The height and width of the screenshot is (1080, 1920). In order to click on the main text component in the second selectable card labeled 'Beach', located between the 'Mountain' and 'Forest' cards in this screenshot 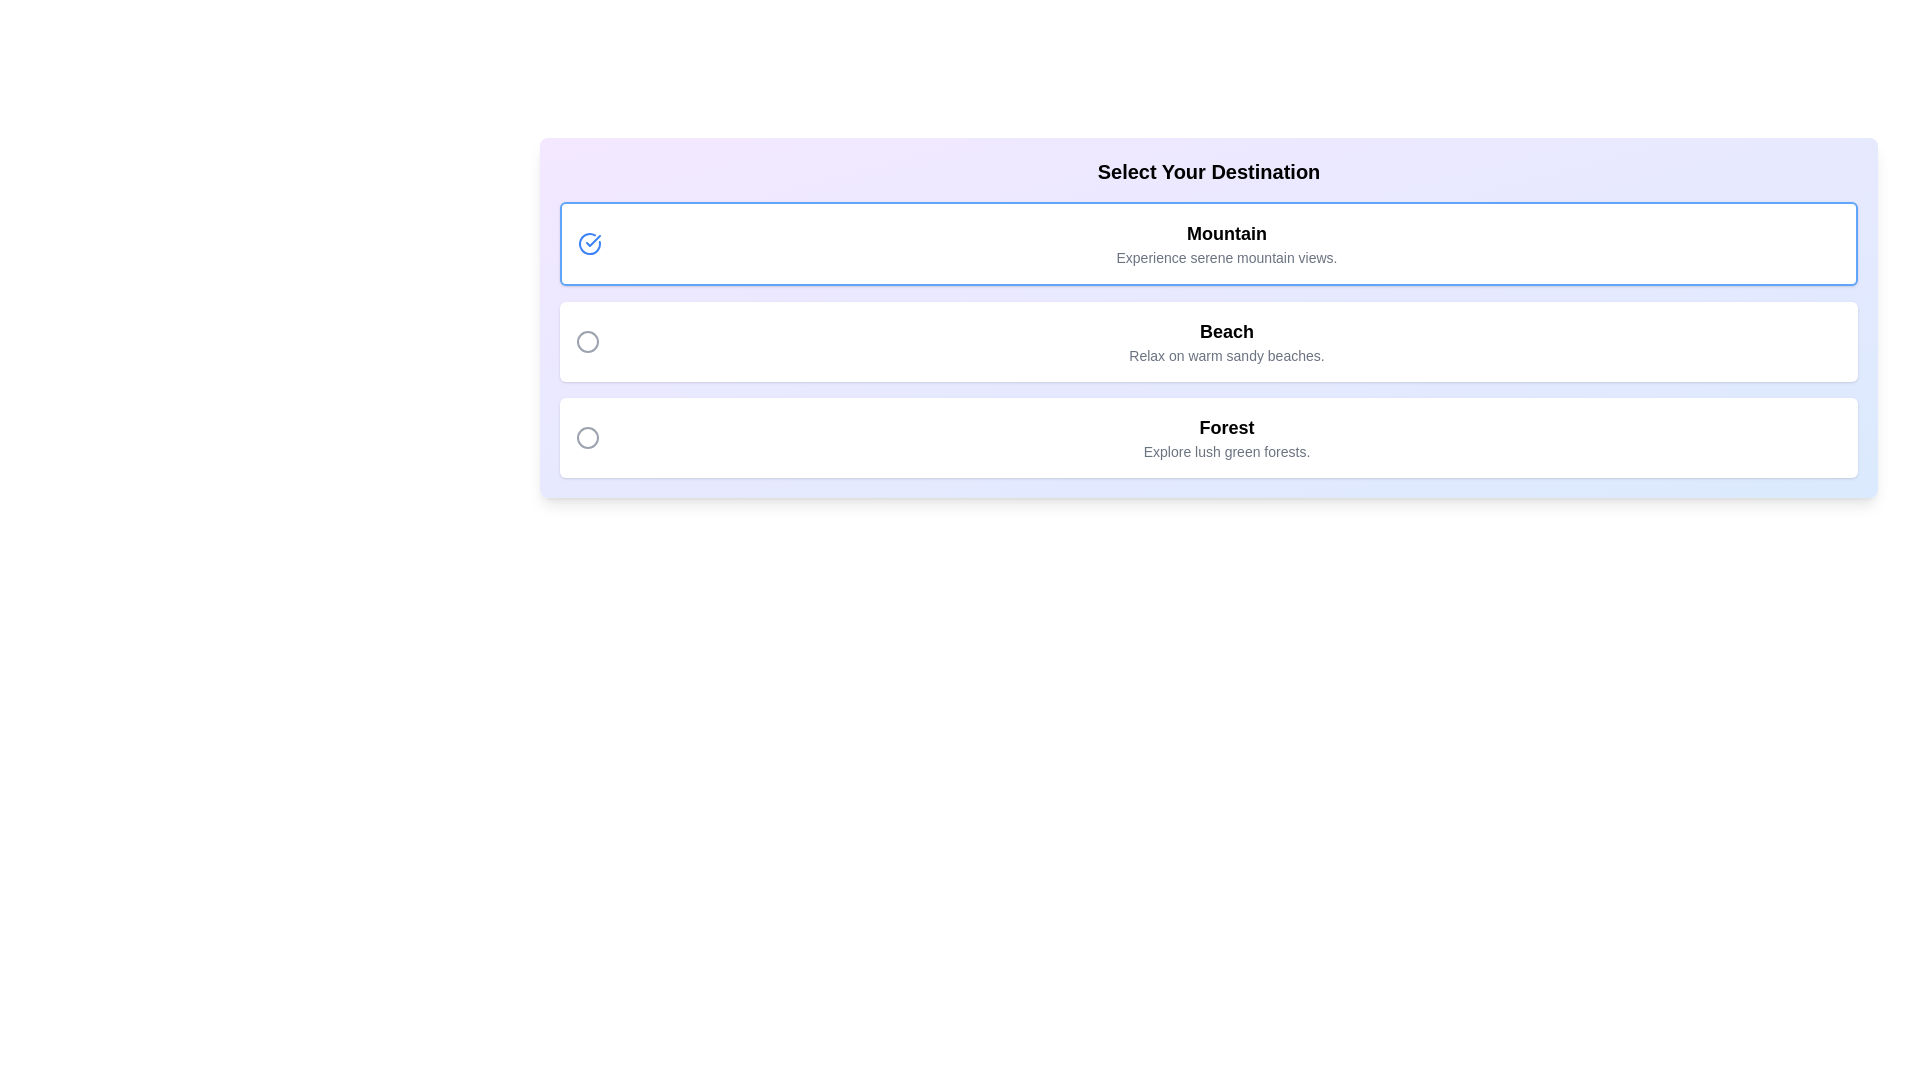, I will do `click(1226, 341)`.